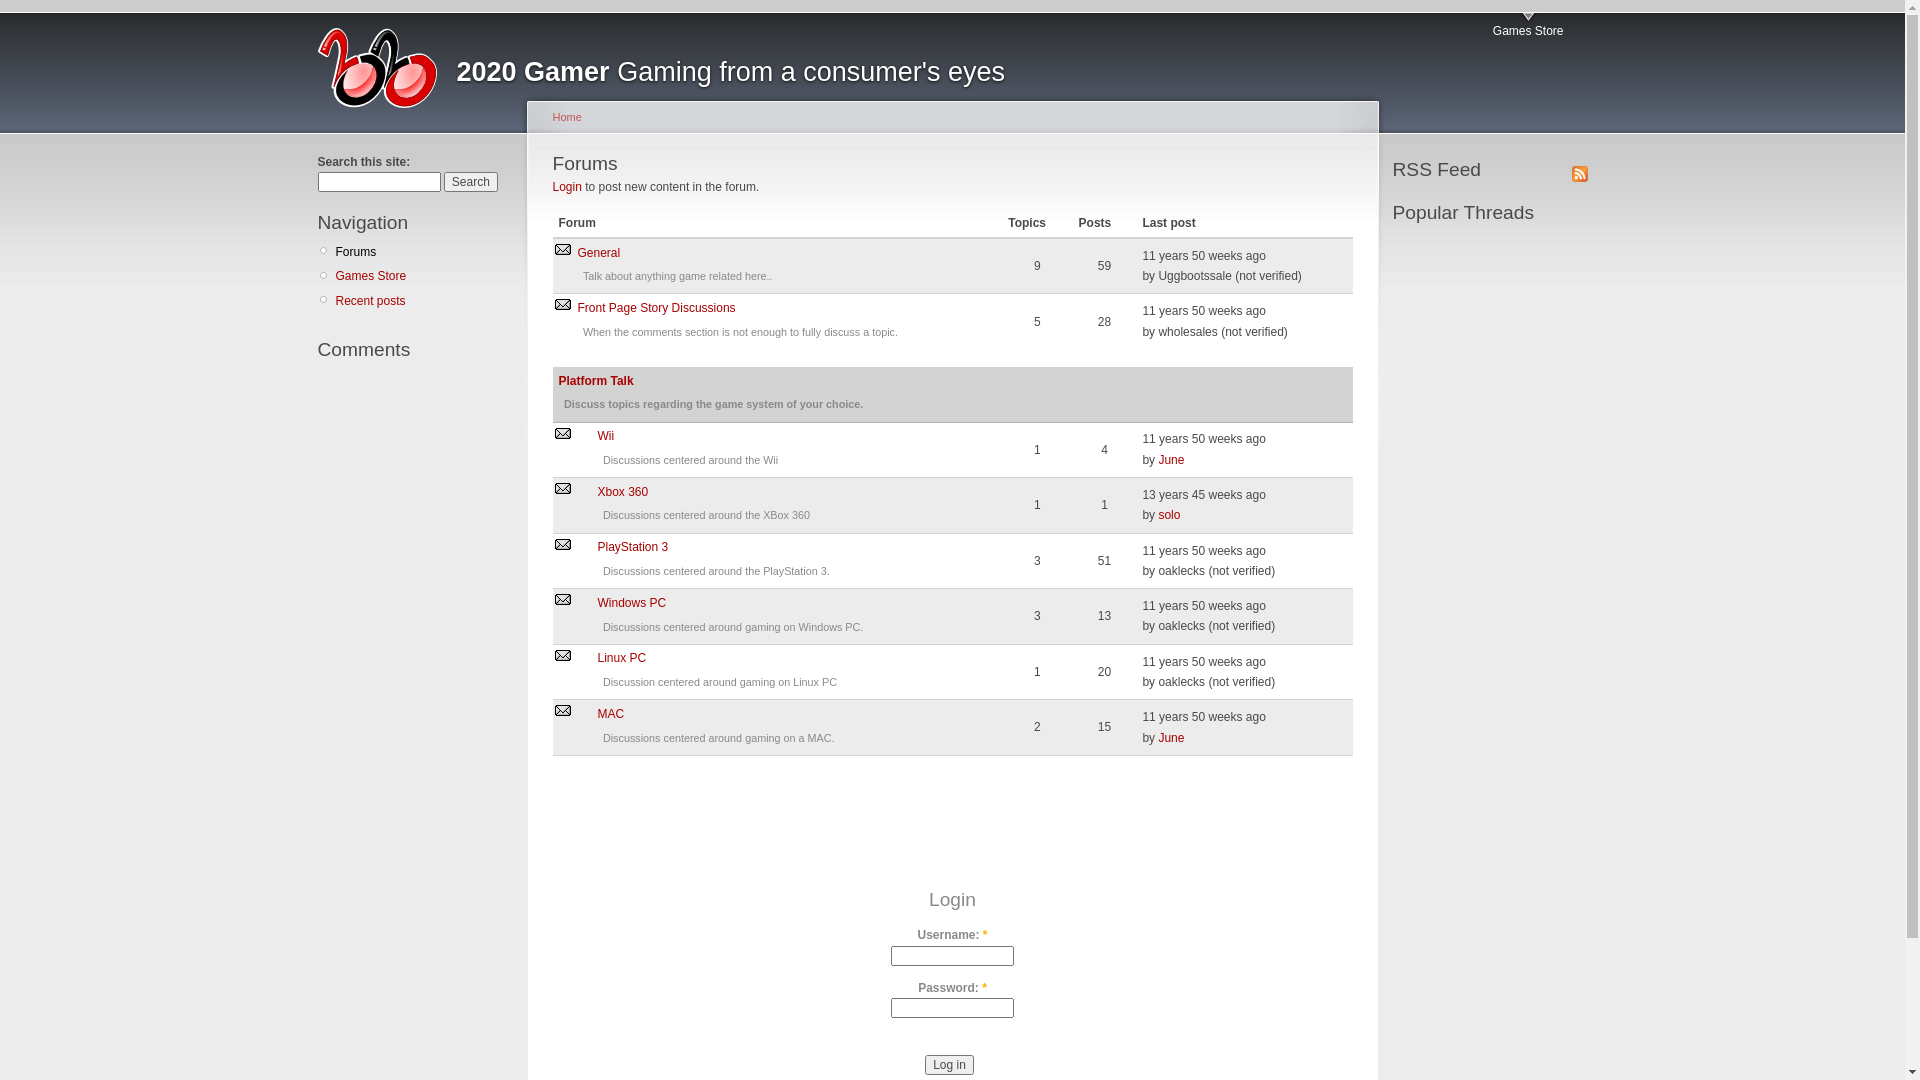  What do you see at coordinates (1169, 514) in the screenshot?
I see `'solo'` at bounding box center [1169, 514].